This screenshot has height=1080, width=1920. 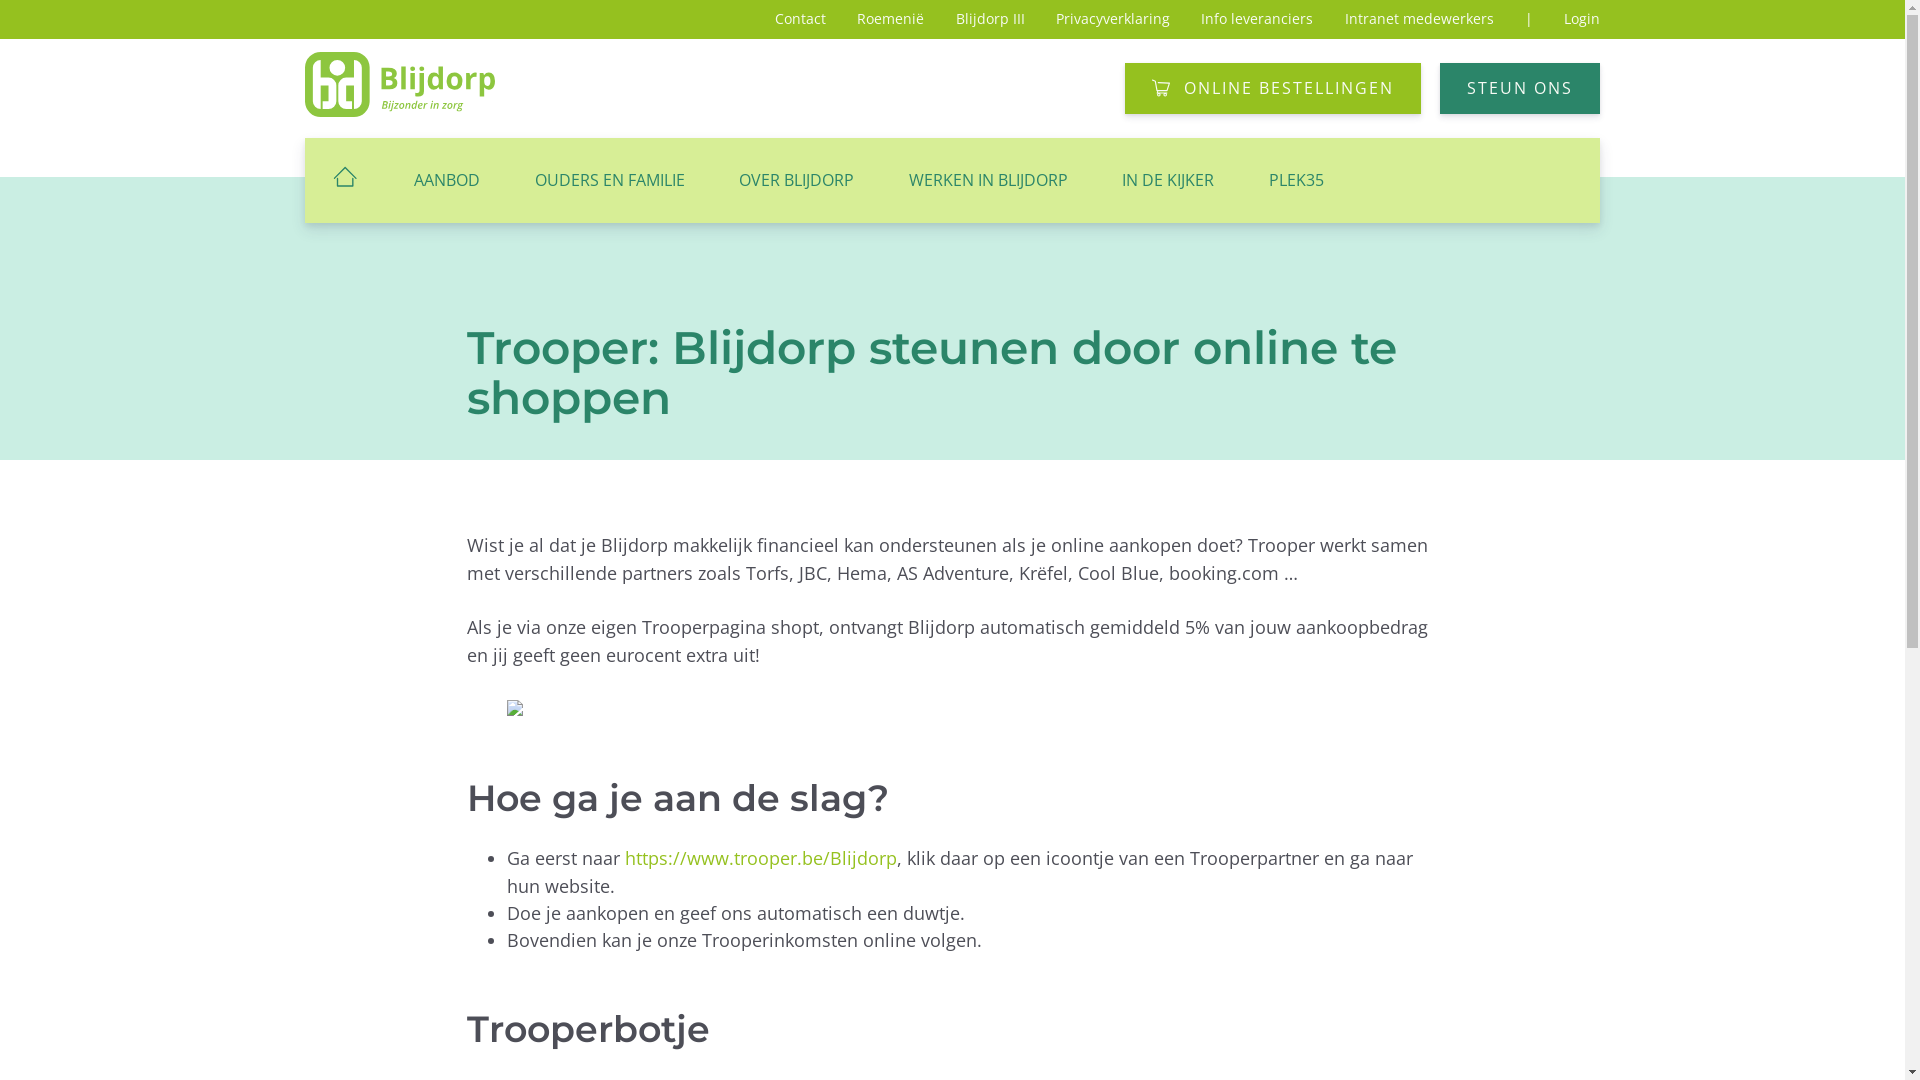 I want to click on 'OUDERS EN FAMILIE', so click(x=507, y=180).